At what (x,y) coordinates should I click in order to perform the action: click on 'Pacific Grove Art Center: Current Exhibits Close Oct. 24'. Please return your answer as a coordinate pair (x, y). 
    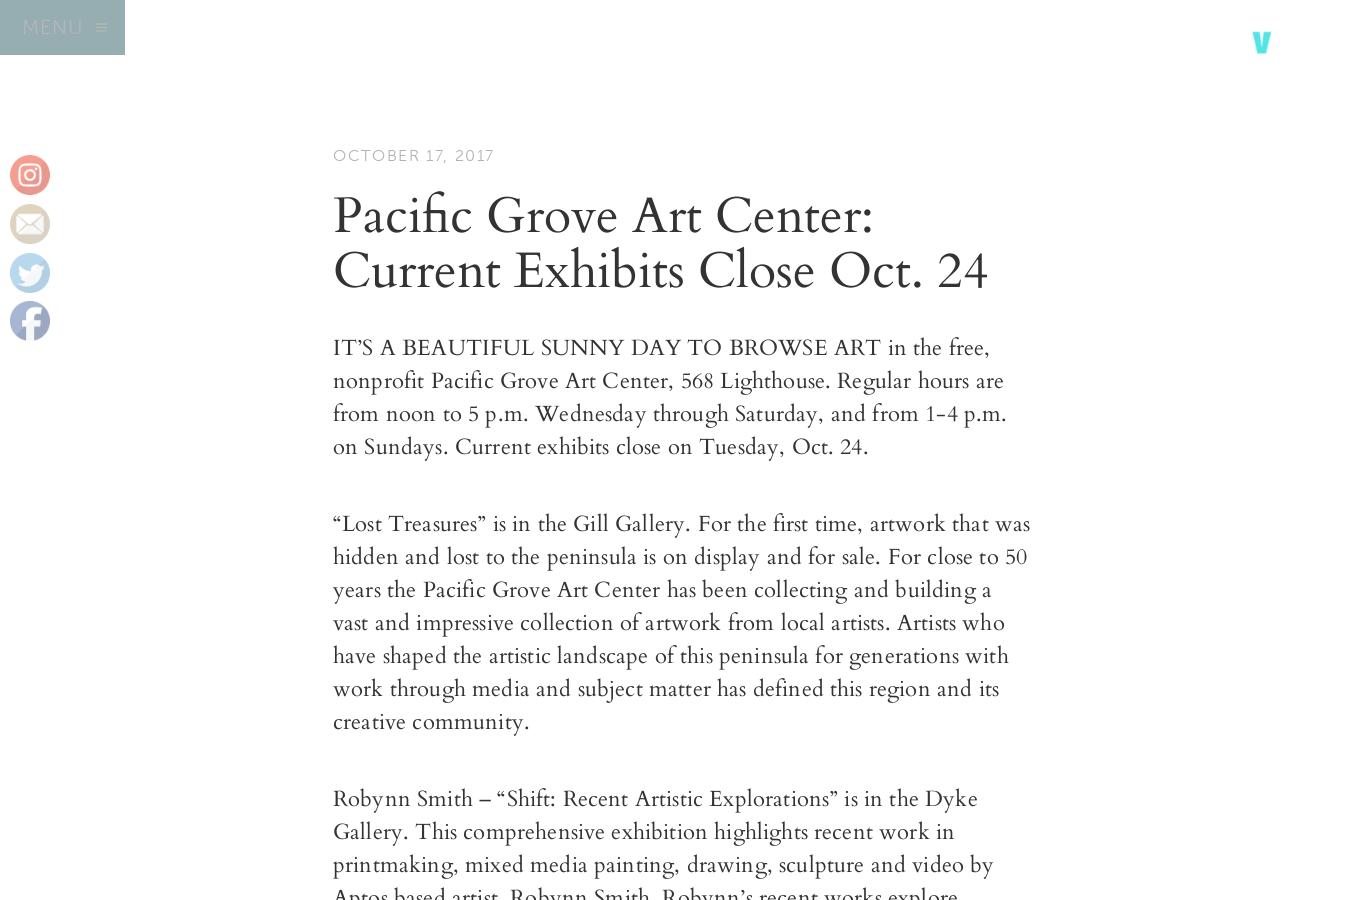
    Looking at the image, I should click on (333, 242).